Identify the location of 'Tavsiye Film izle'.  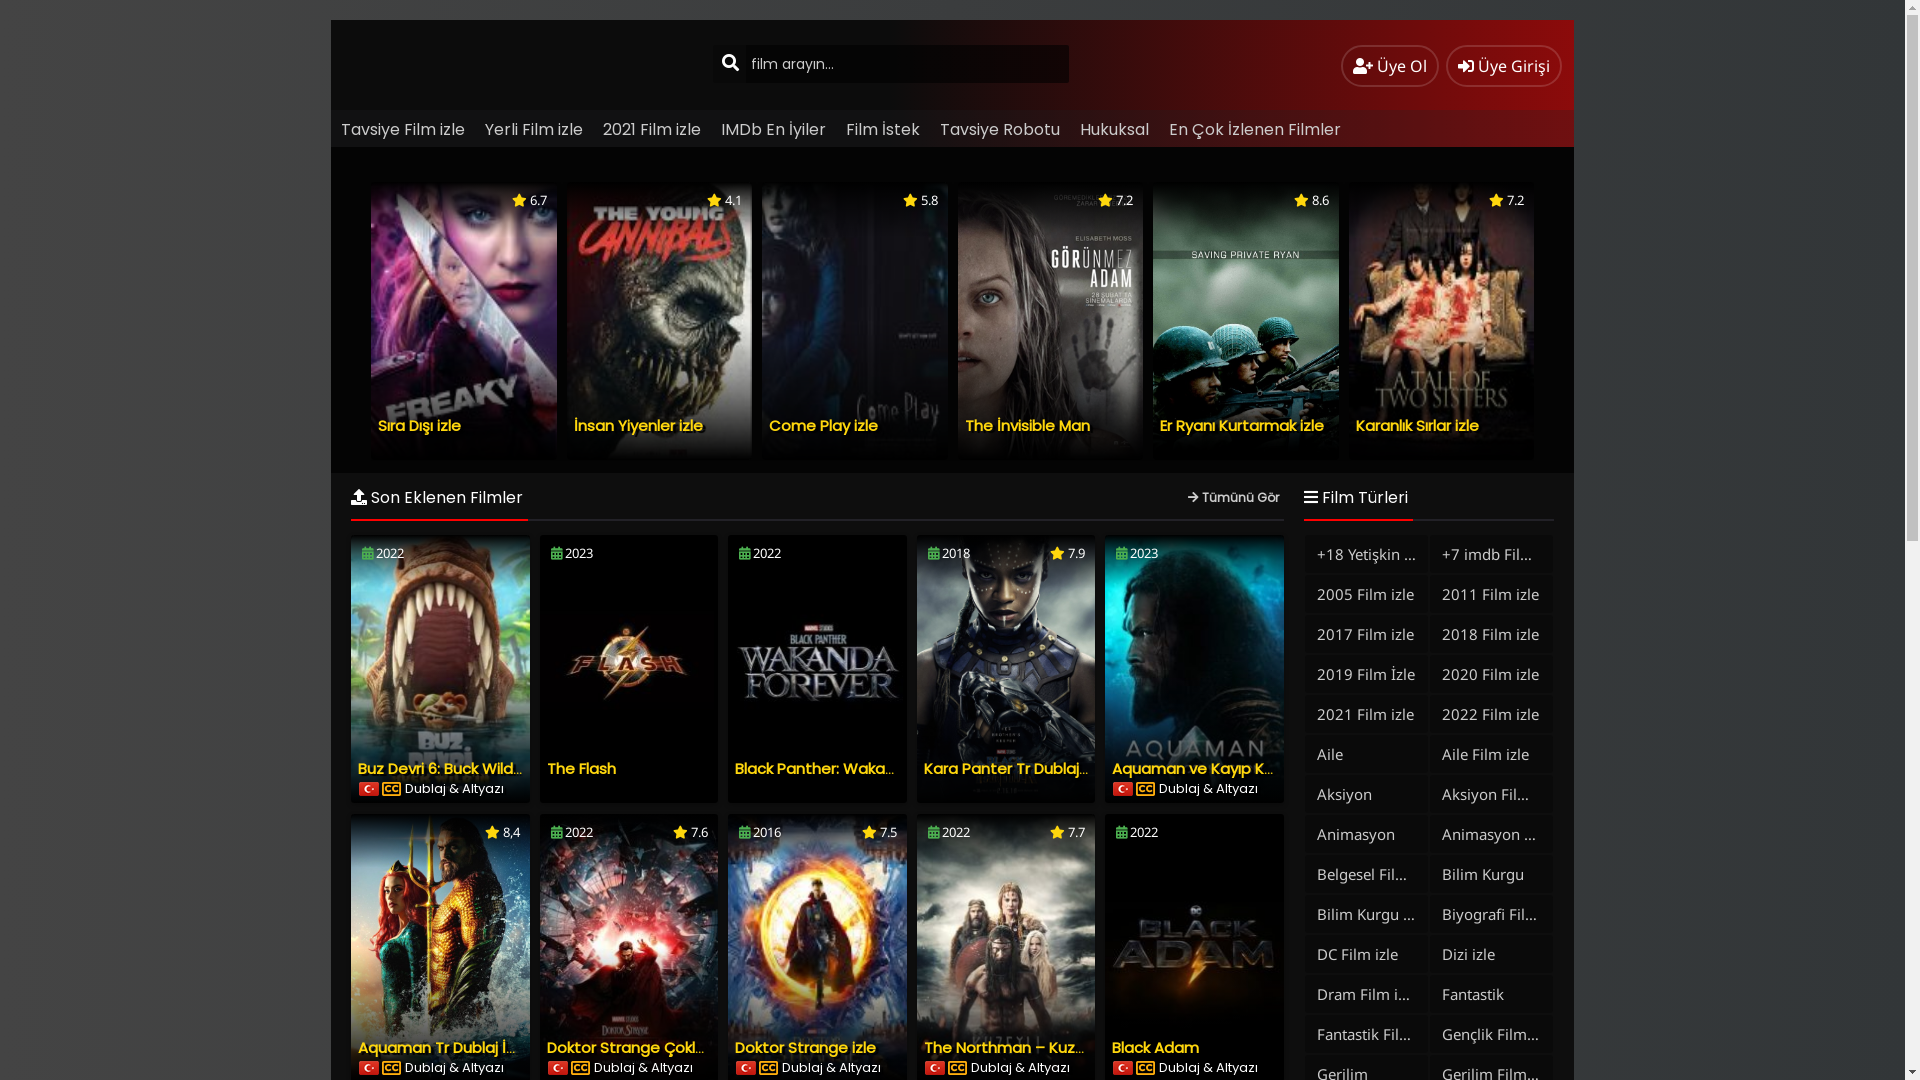
(402, 129).